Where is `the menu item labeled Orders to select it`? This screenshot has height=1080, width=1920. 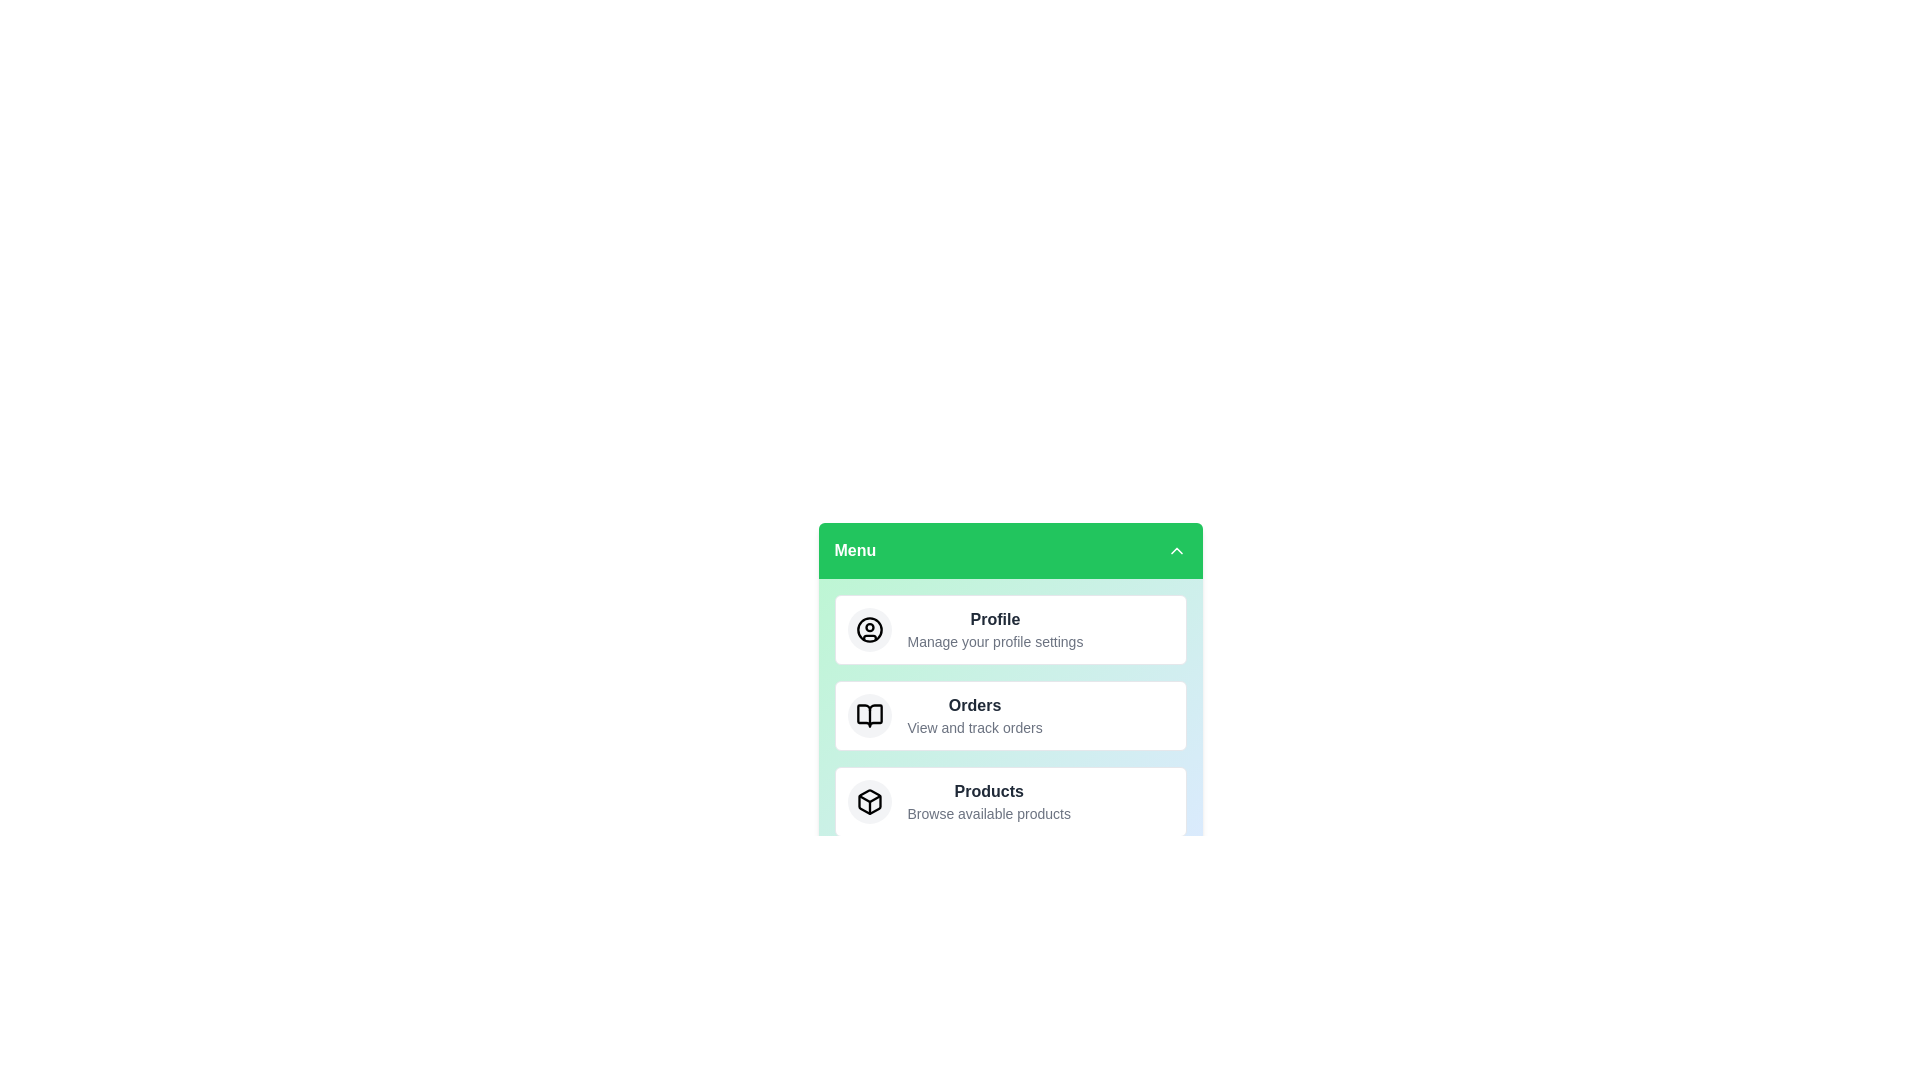
the menu item labeled Orders to select it is located at coordinates (1010, 715).